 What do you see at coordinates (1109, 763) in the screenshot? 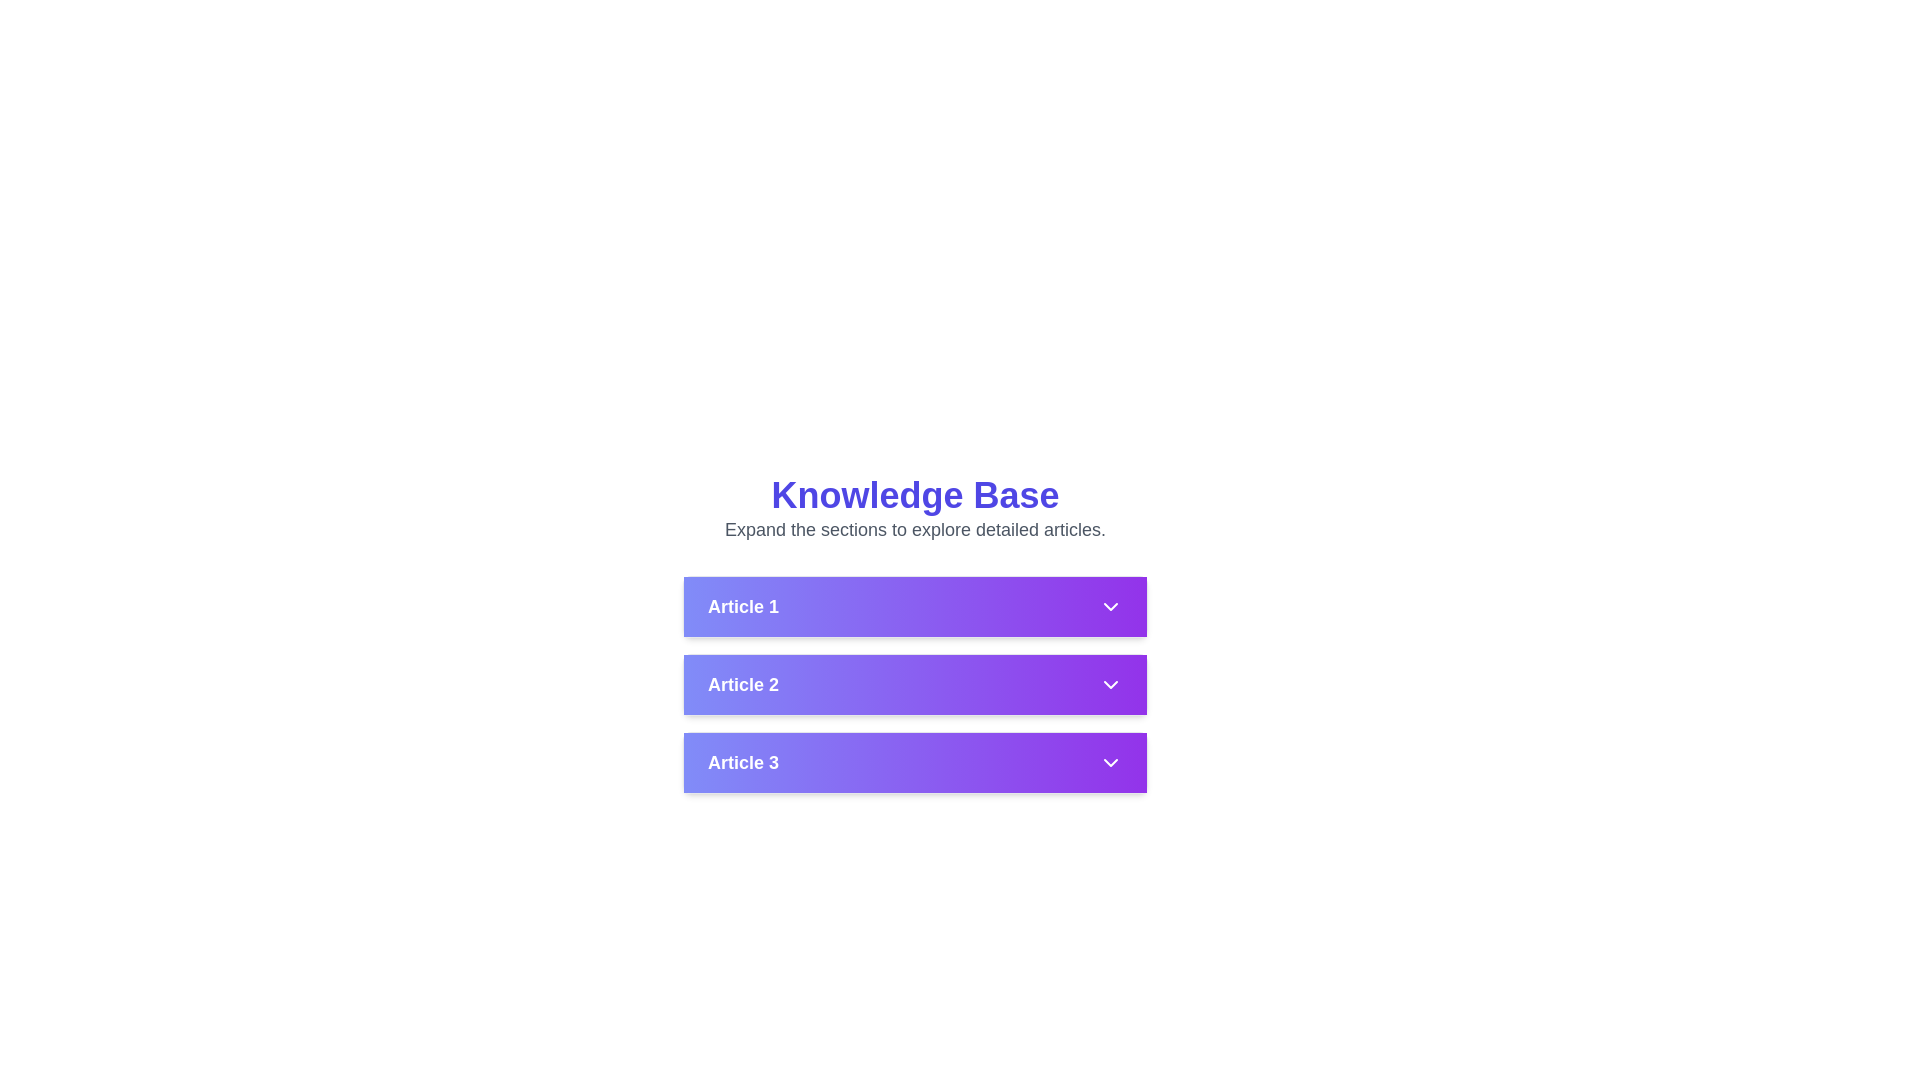
I see `the chevron-shaped down arrow icon located in the 'Article 3' row, positioned on a purple gradient background, to trigger potential hover effects` at bounding box center [1109, 763].